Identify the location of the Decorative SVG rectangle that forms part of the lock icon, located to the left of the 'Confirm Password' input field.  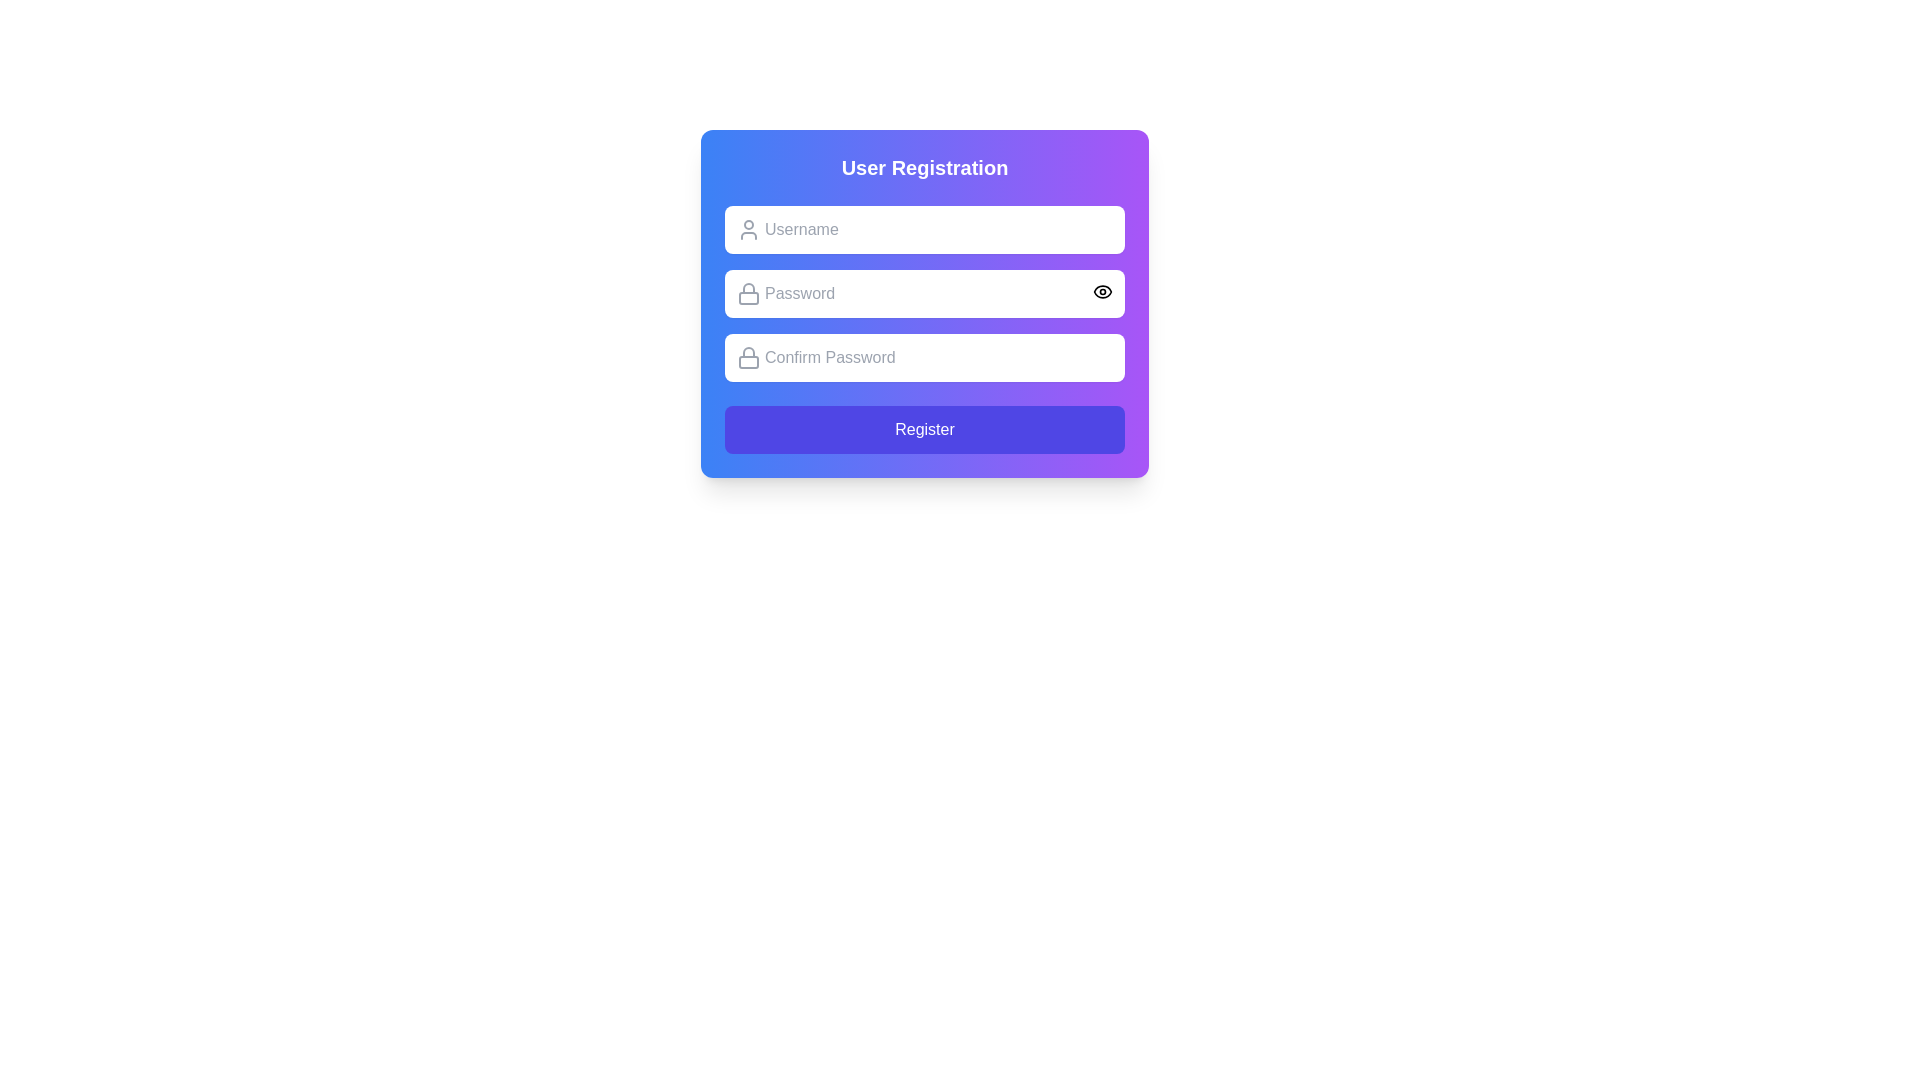
(747, 362).